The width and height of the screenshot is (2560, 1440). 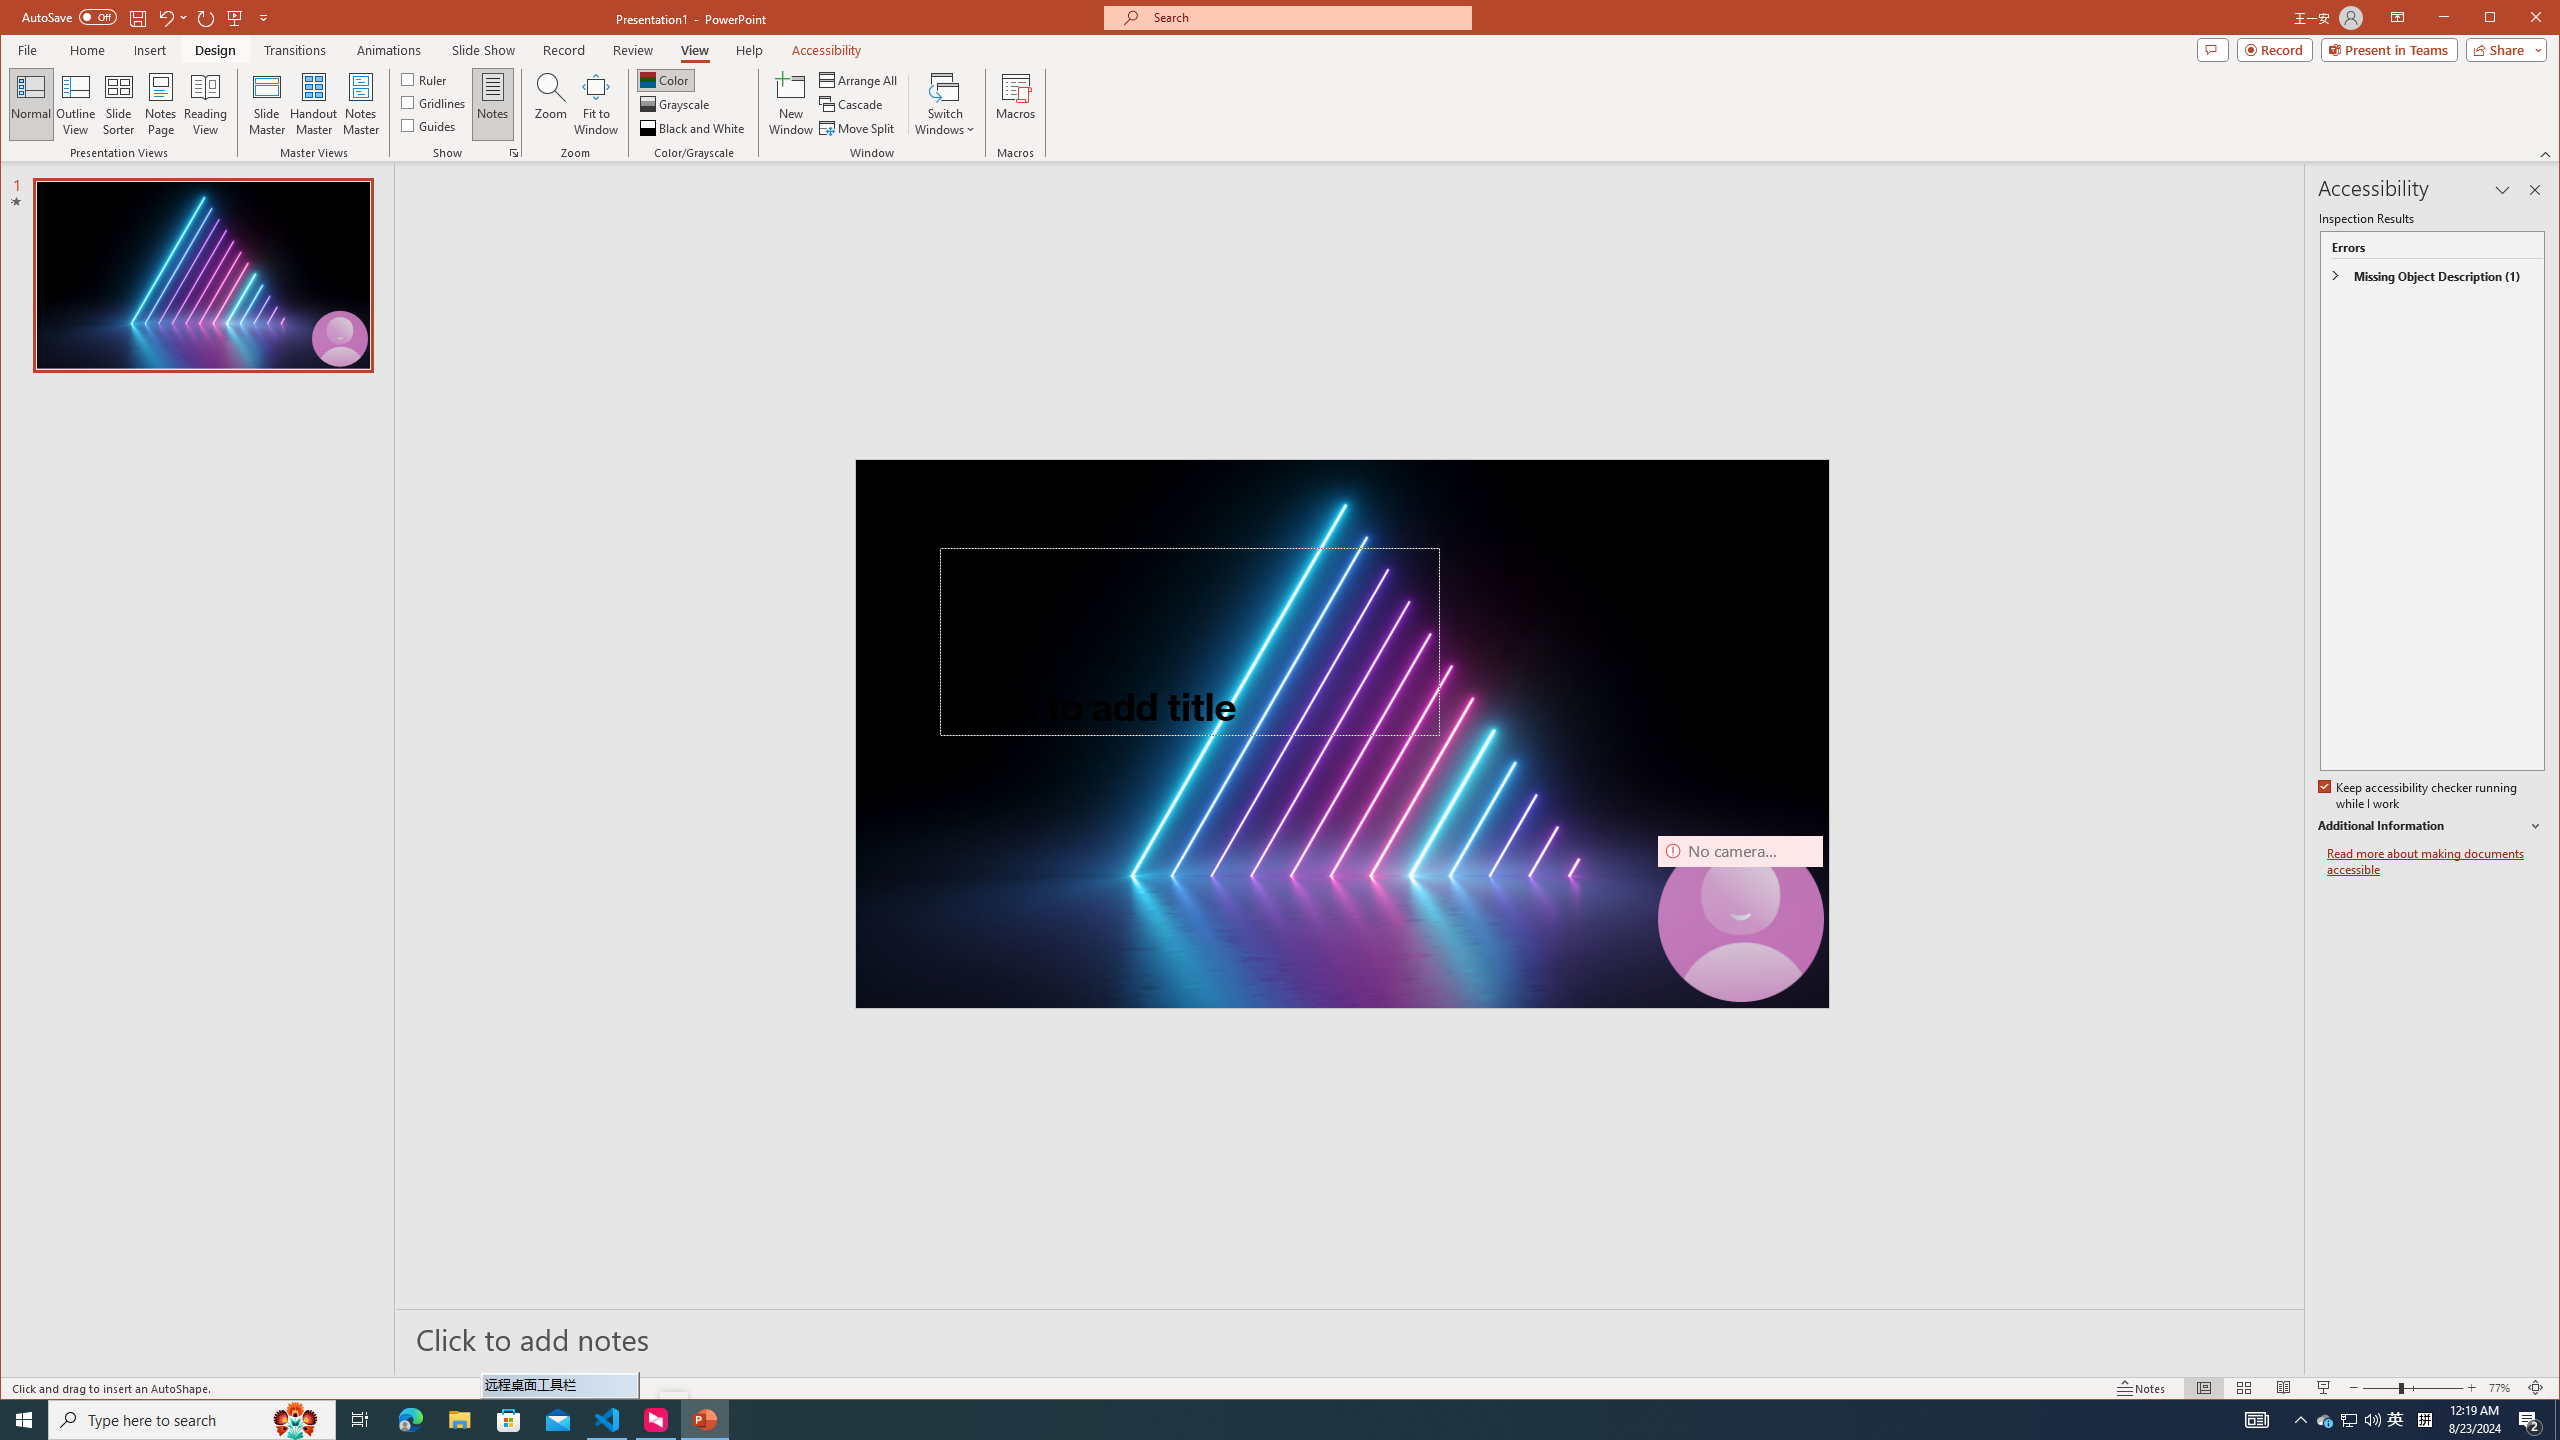 I want to click on 'Keep accessibility checker running while I work', so click(x=2418, y=796).